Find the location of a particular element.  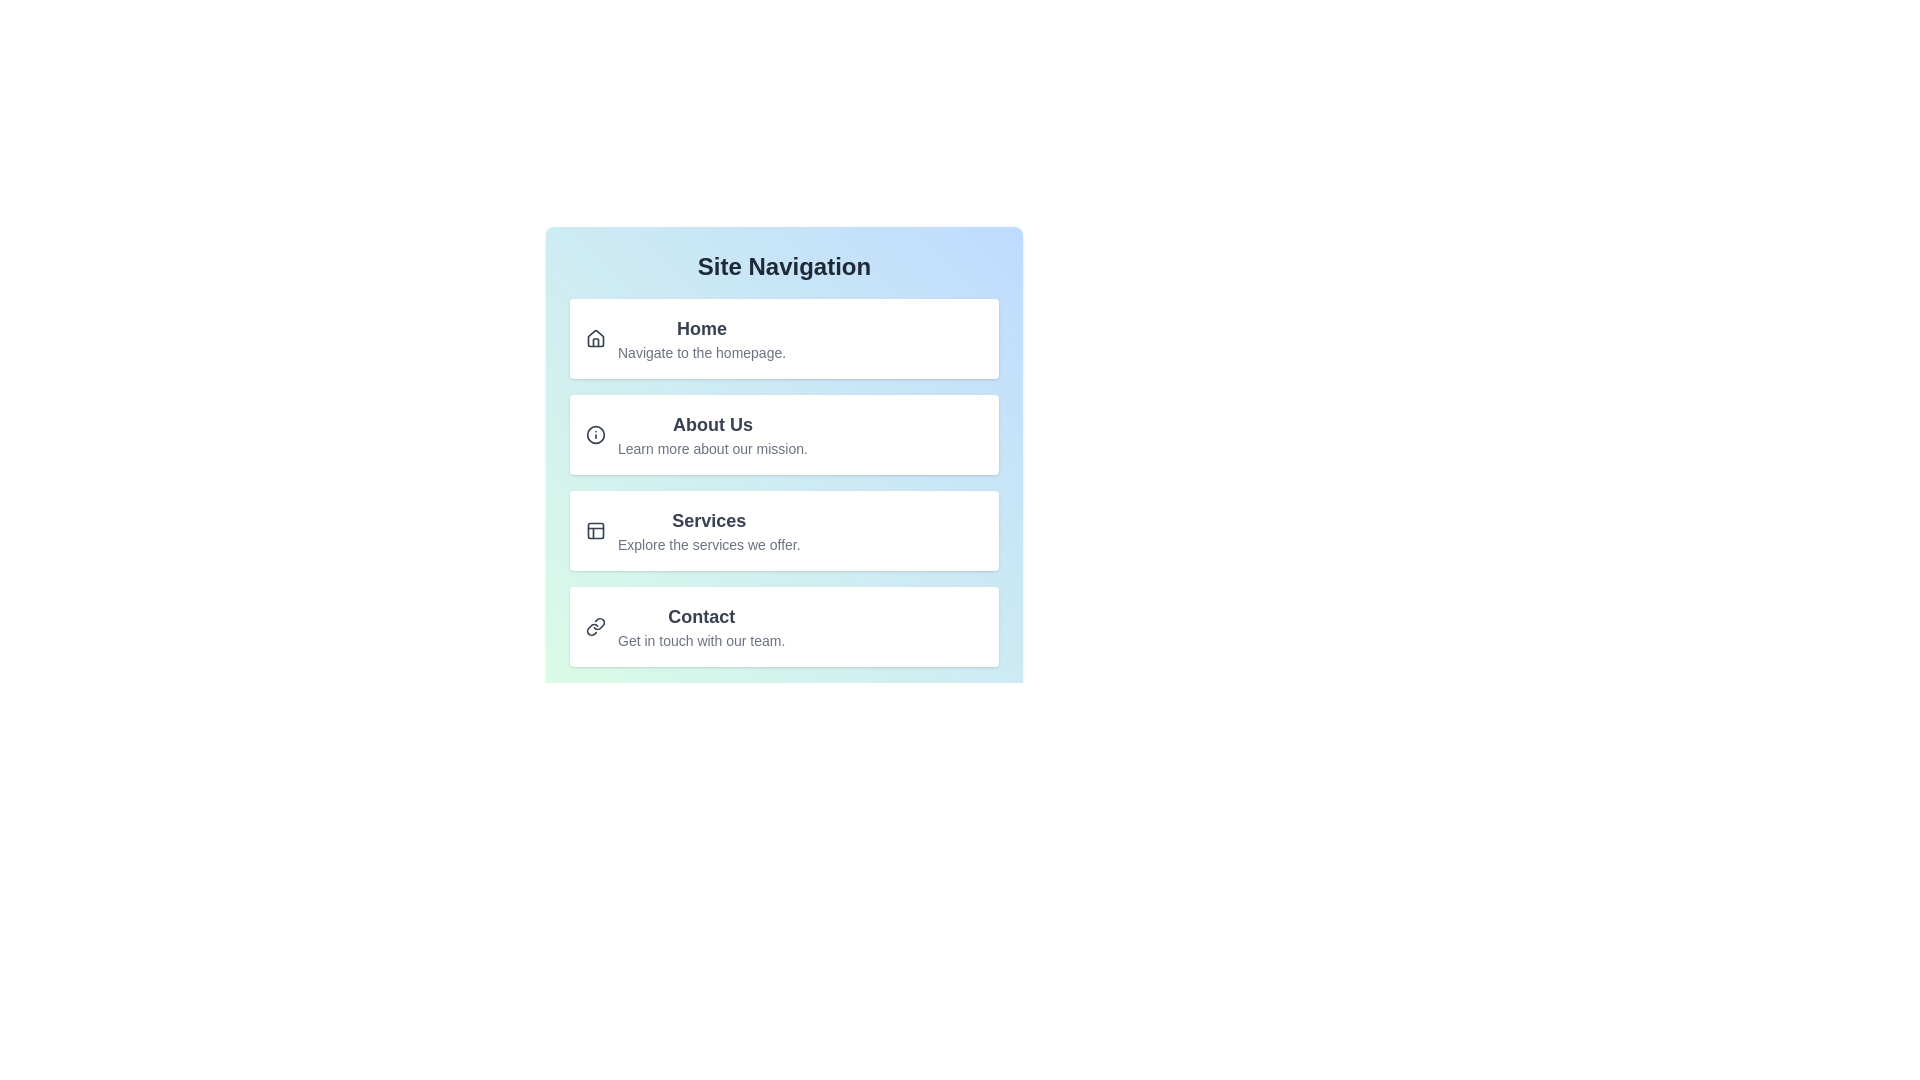

the small gray text label that reads 'Learn more about our mission.' located directly below the 'About Us' heading is located at coordinates (712, 447).